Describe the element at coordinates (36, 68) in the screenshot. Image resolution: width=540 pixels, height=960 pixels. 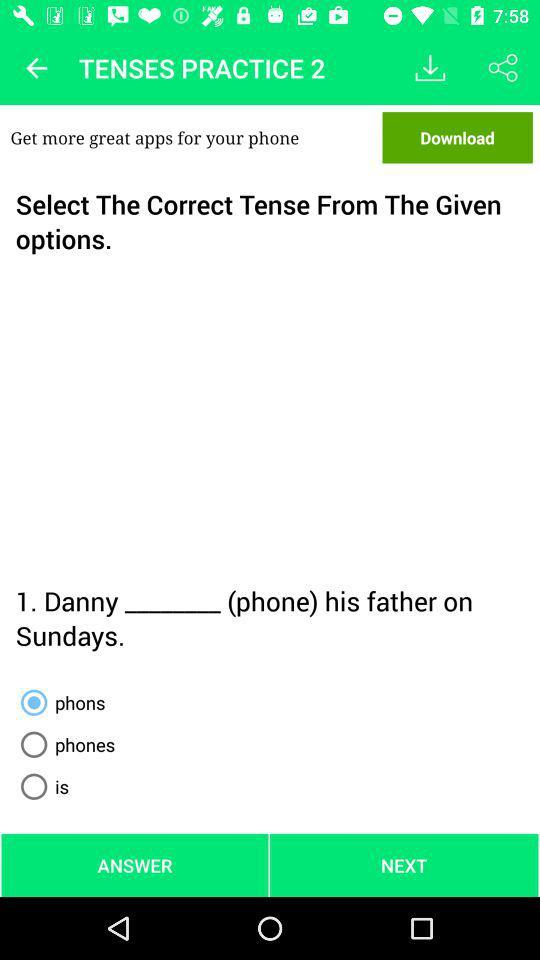
I see `go back` at that location.